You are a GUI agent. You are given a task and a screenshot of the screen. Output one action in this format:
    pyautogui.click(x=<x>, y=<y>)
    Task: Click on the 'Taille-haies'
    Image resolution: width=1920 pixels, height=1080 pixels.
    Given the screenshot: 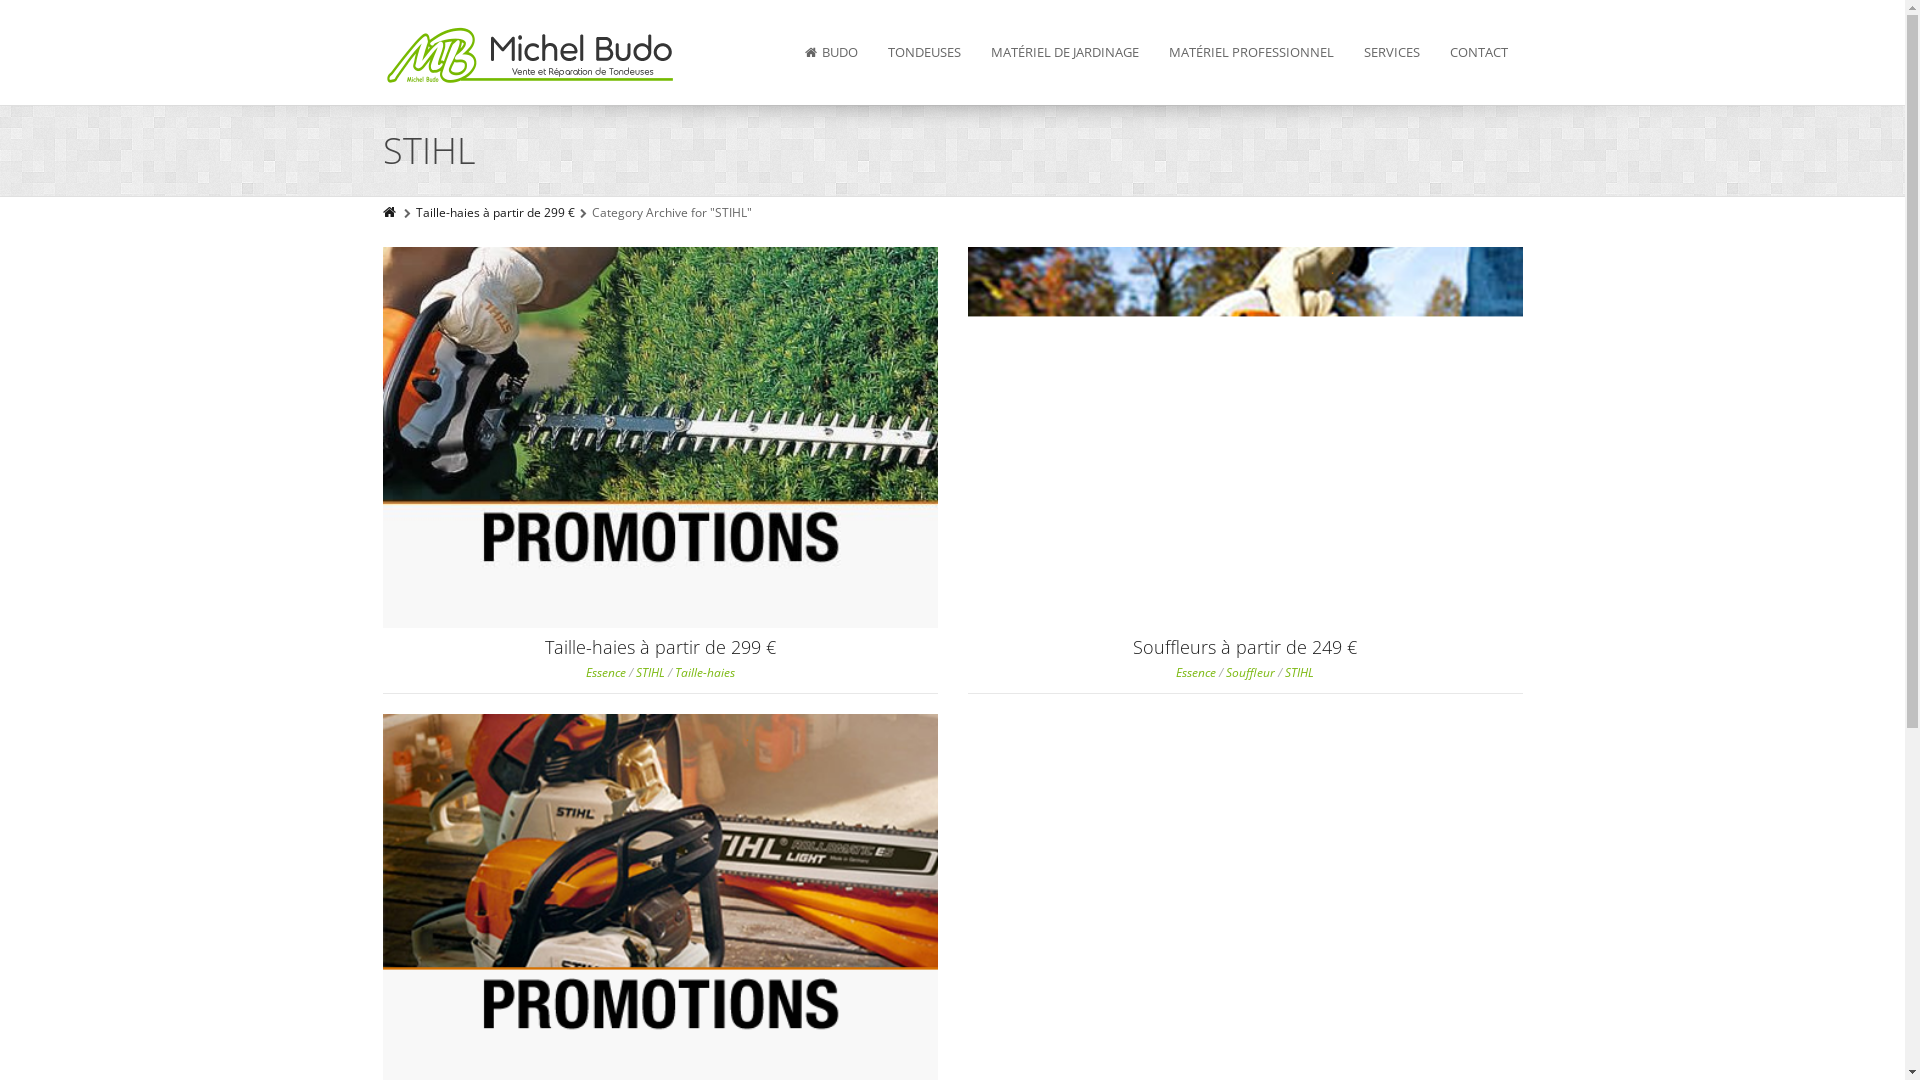 What is the action you would take?
    pyautogui.click(x=704, y=672)
    